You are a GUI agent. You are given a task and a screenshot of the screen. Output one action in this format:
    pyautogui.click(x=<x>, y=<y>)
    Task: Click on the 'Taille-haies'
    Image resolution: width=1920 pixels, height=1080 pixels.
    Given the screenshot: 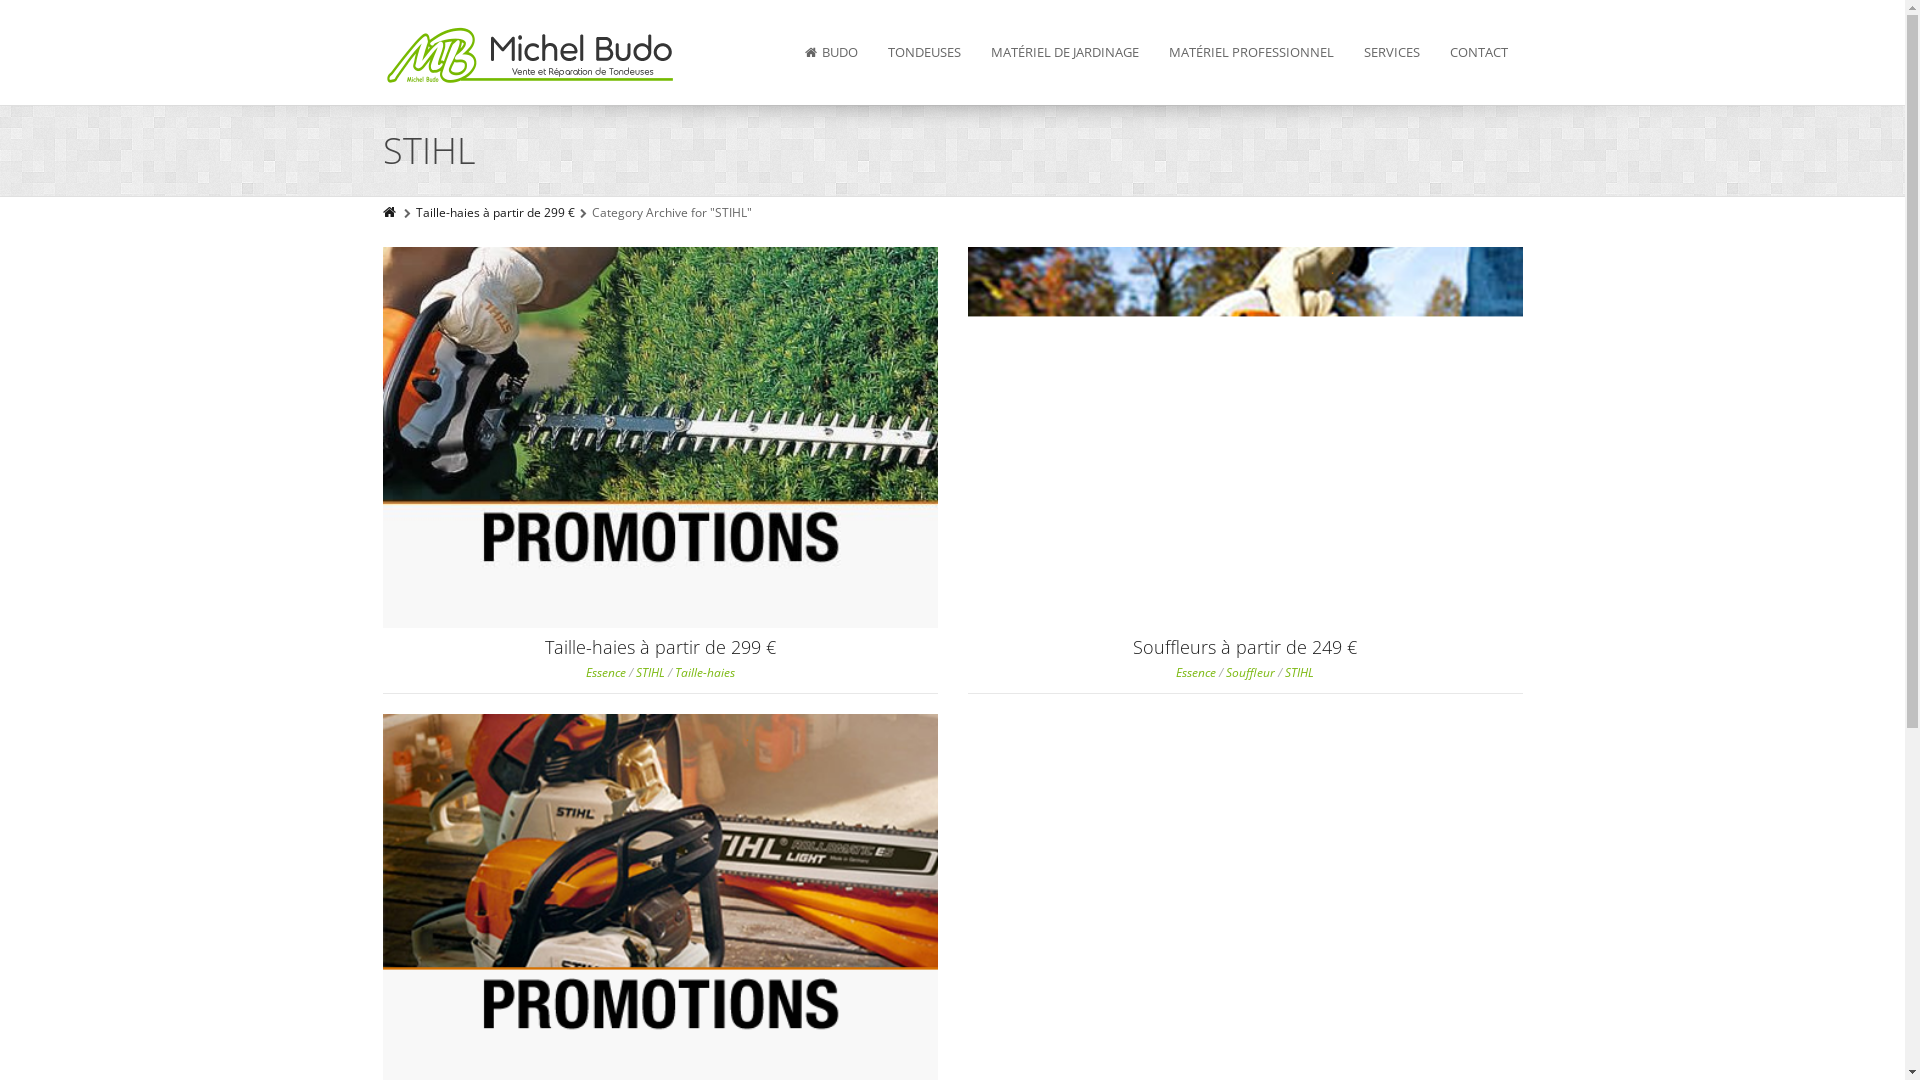 What is the action you would take?
    pyautogui.click(x=704, y=672)
    